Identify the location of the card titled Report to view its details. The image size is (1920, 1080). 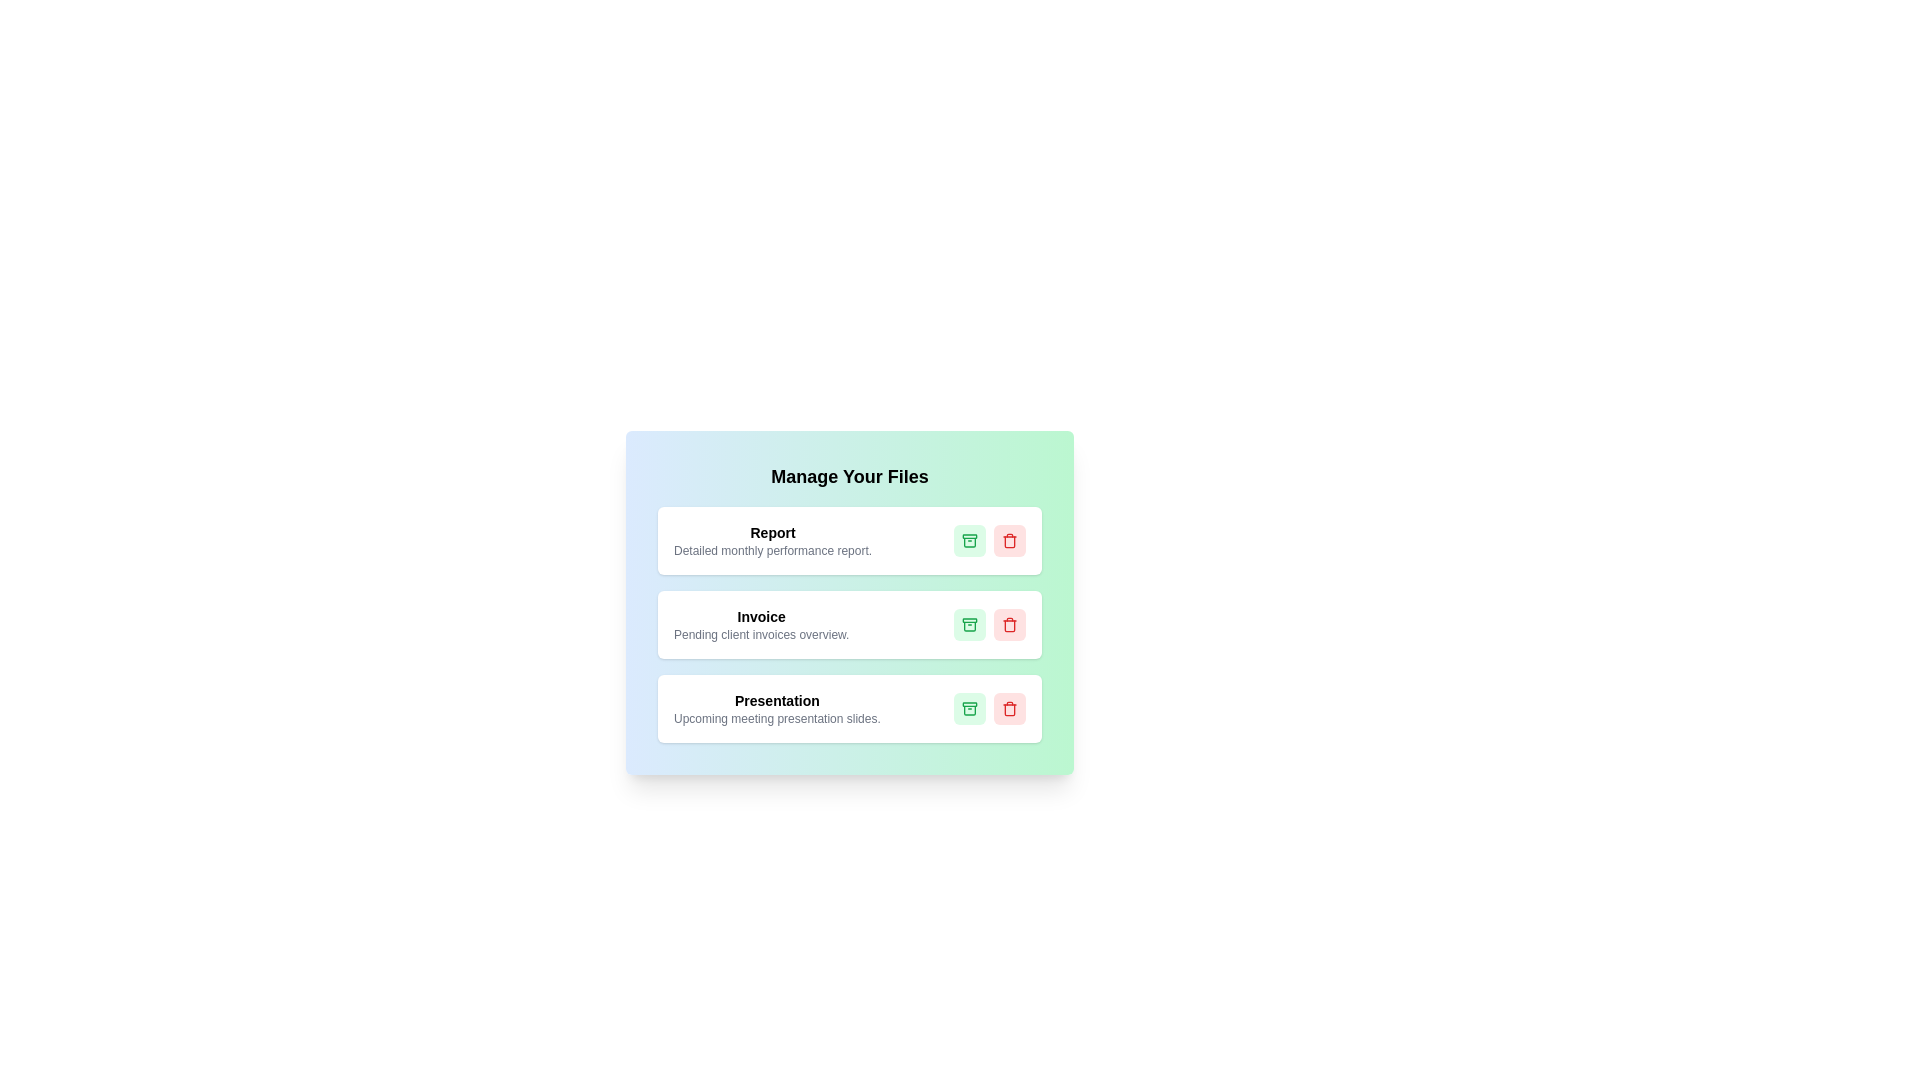
(849, 540).